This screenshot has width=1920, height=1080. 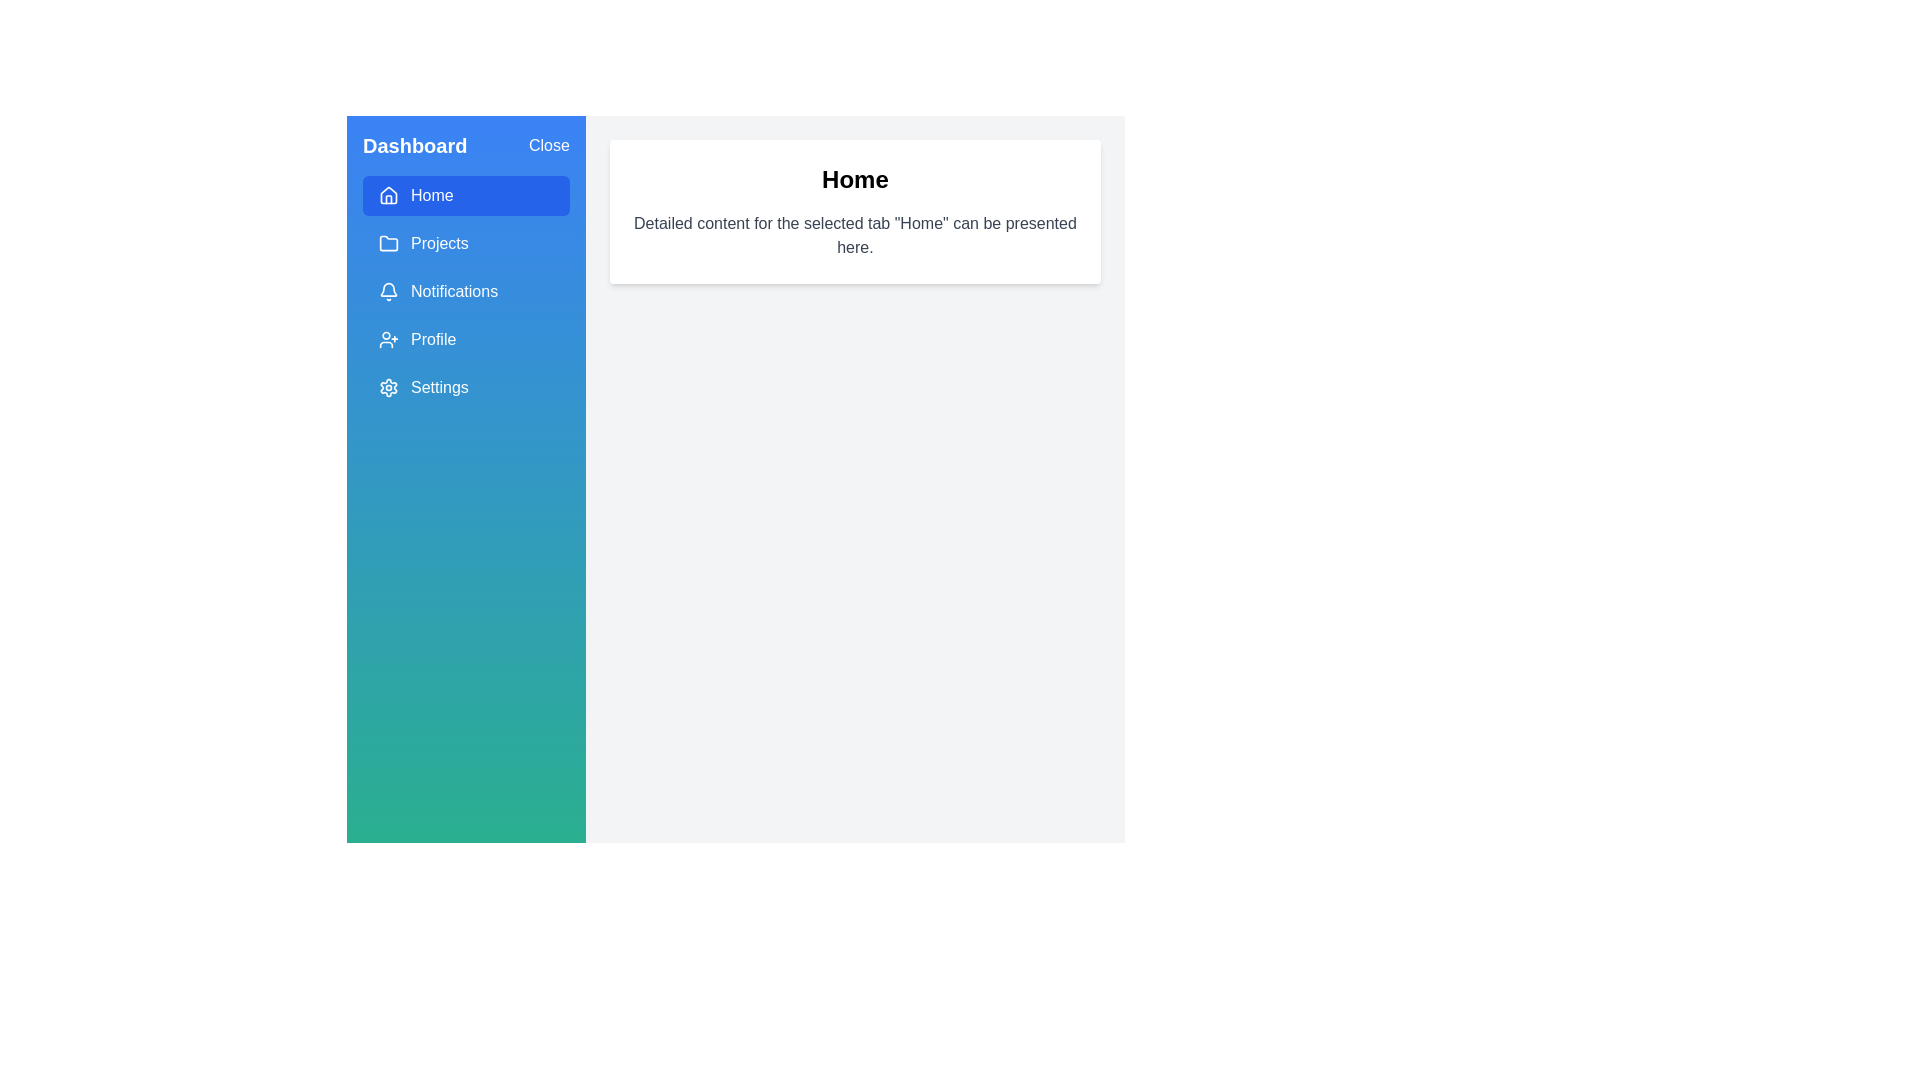 I want to click on the menu item Notifications to display its content, so click(x=465, y=292).